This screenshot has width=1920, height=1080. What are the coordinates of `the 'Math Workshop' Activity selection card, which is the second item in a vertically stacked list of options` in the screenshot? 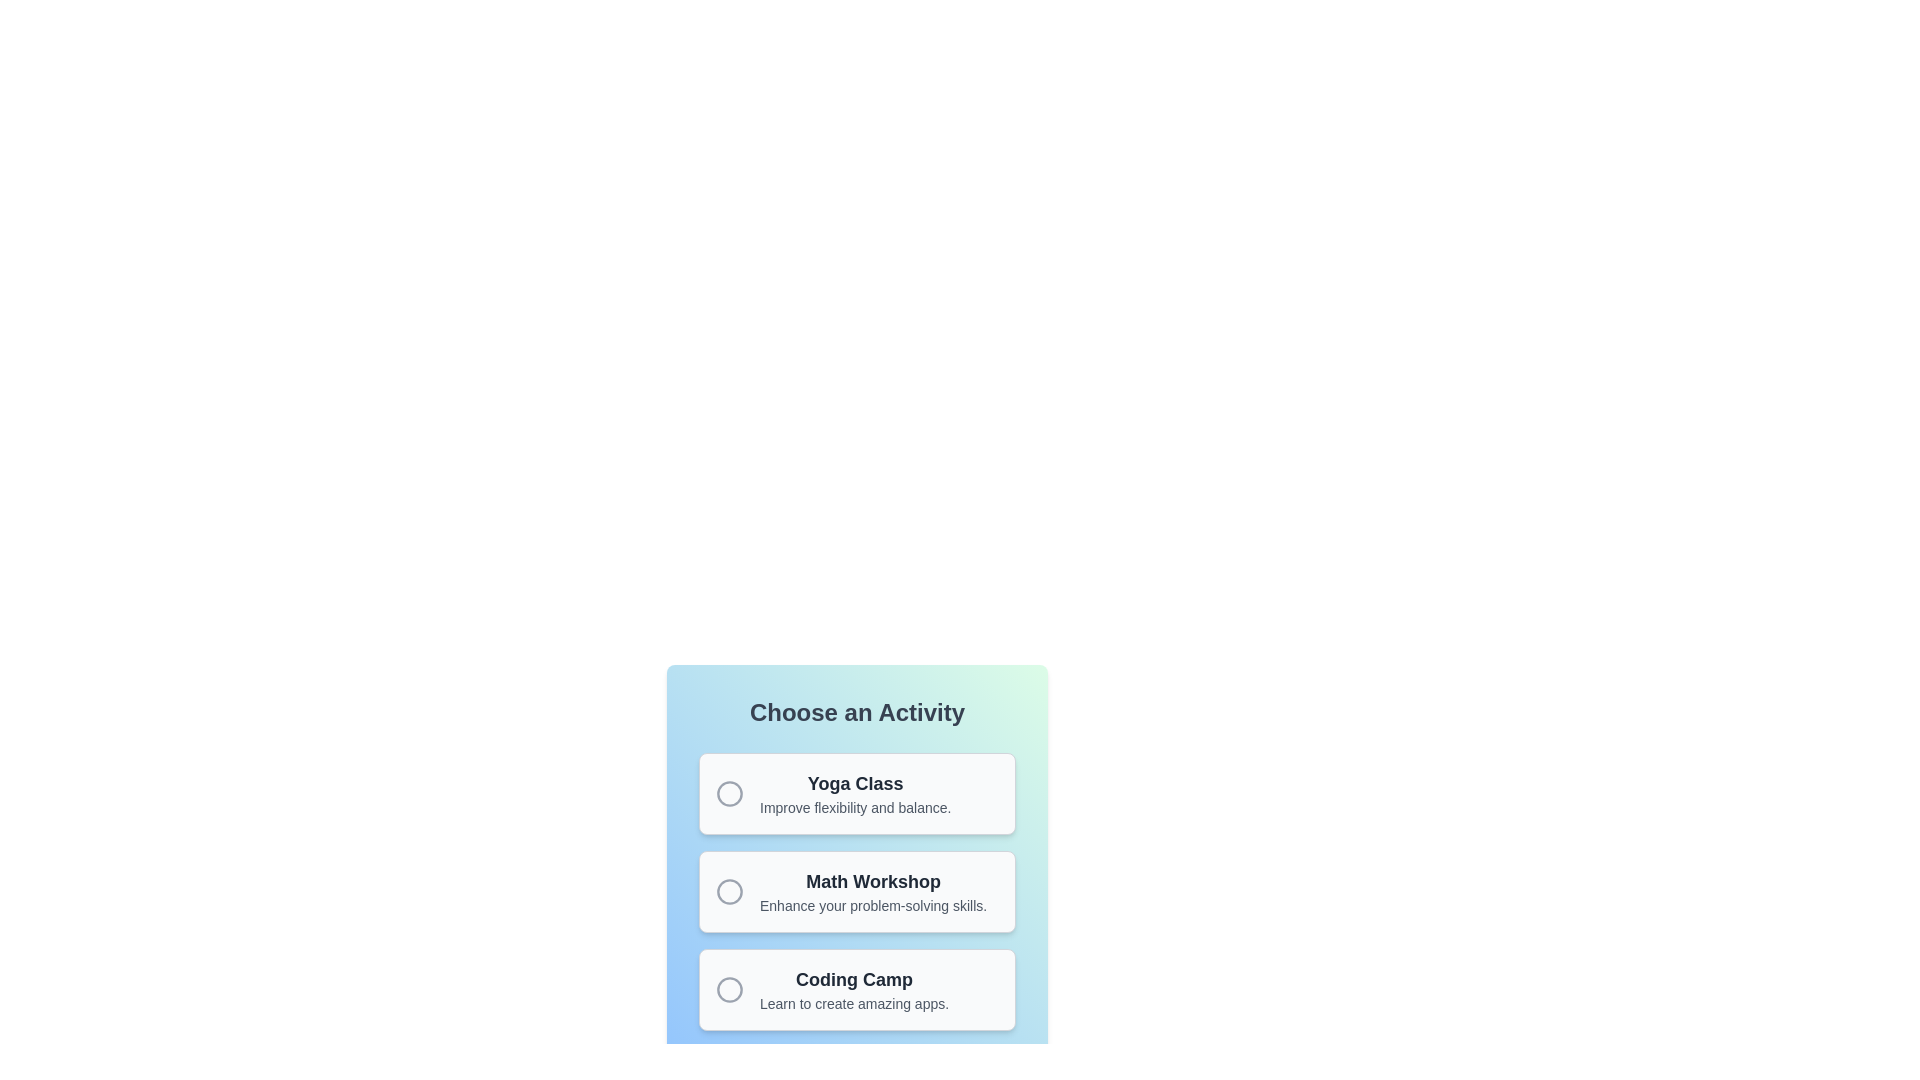 It's located at (857, 863).